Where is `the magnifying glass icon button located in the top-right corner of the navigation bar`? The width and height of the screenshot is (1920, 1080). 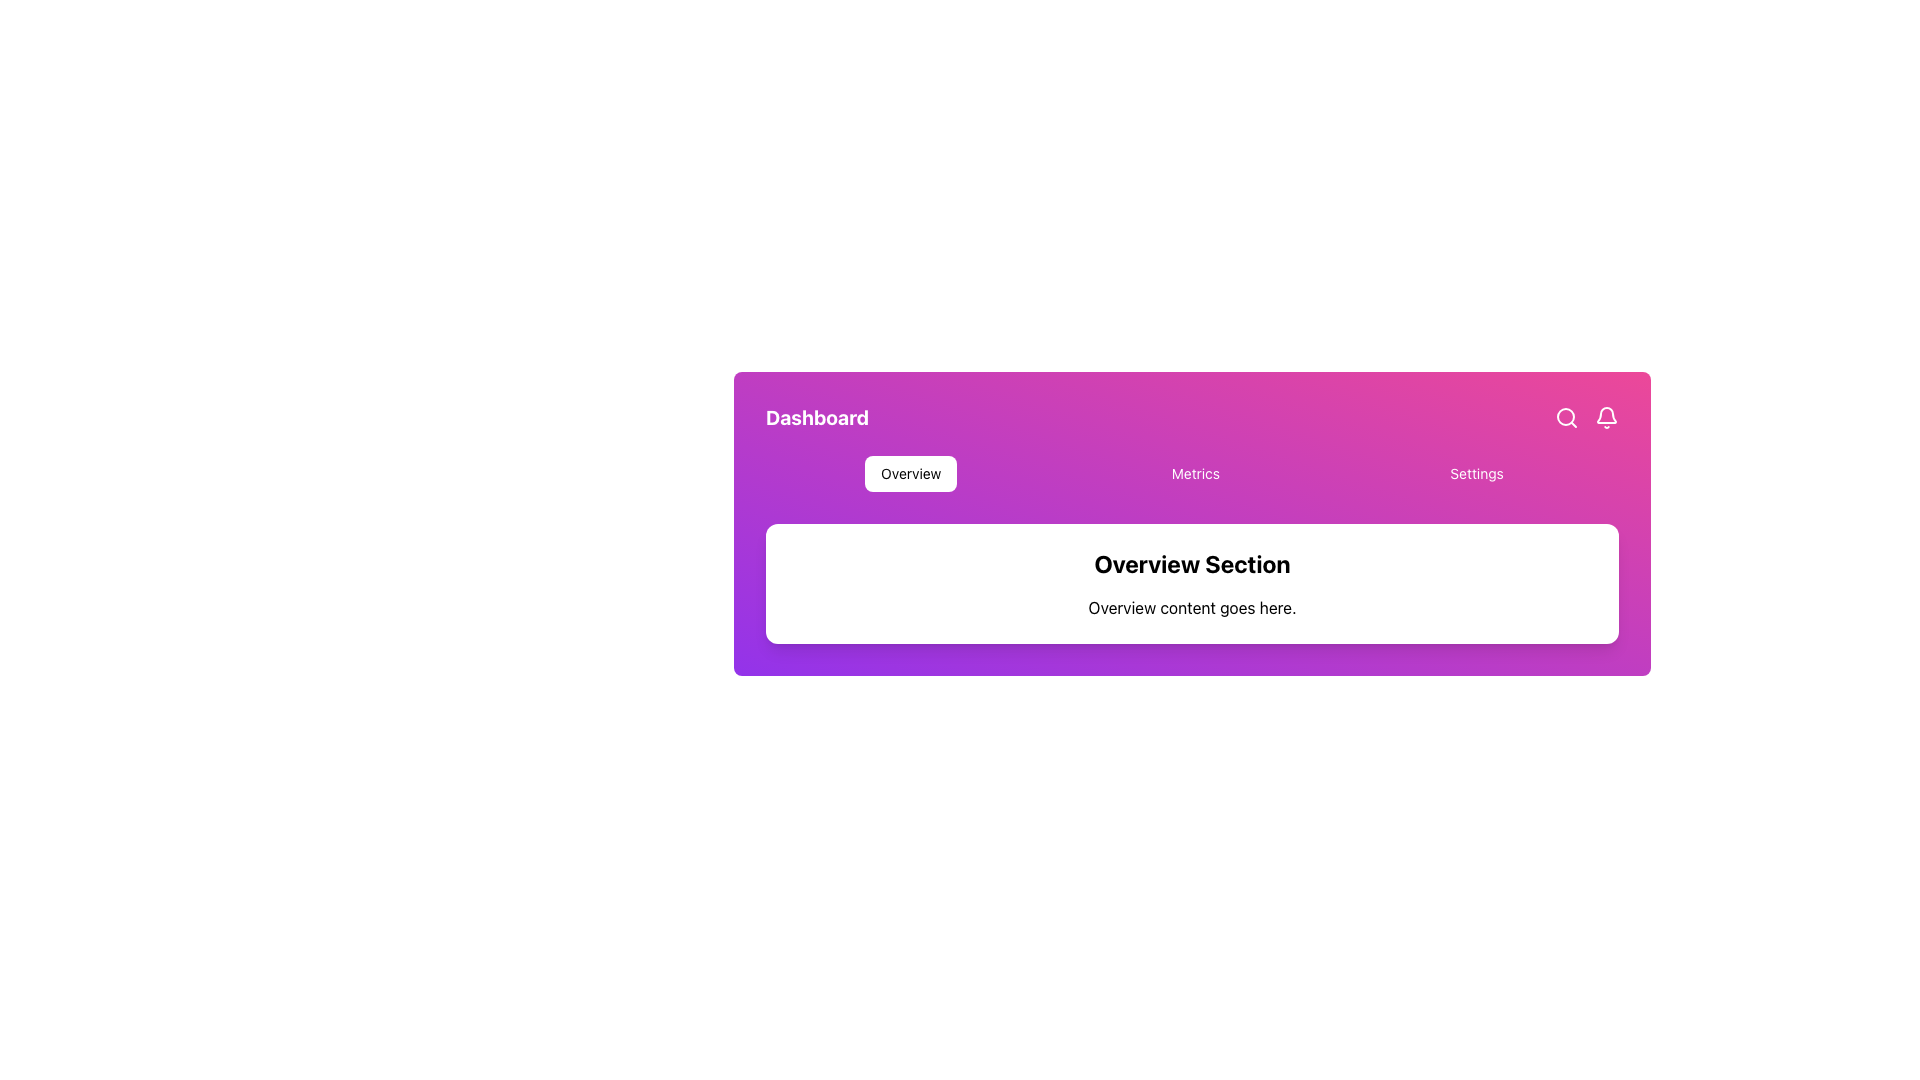
the magnifying glass icon button located in the top-right corner of the navigation bar is located at coordinates (1565, 416).